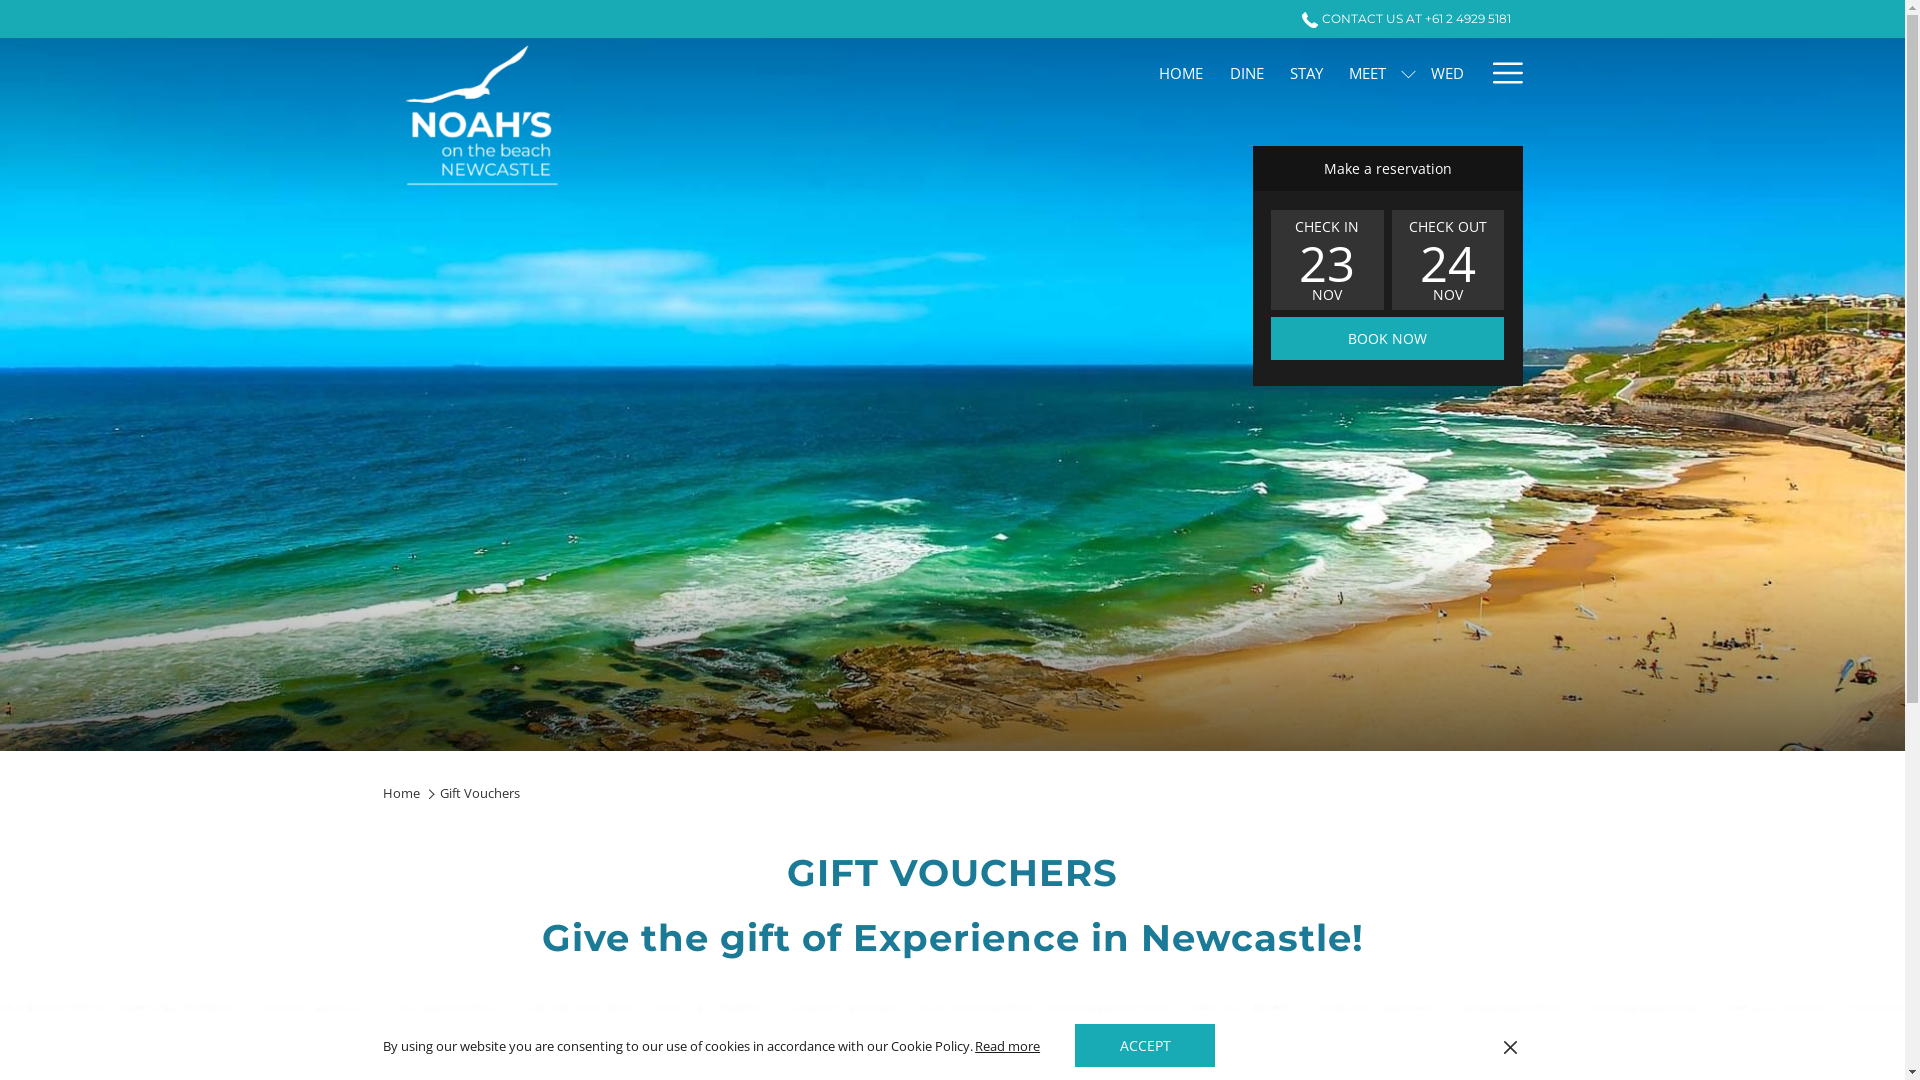 The width and height of the screenshot is (1920, 1080). What do you see at coordinates (1500, 71) in the screenshot?
I see `'More link` at bounding box center [1500, 71].